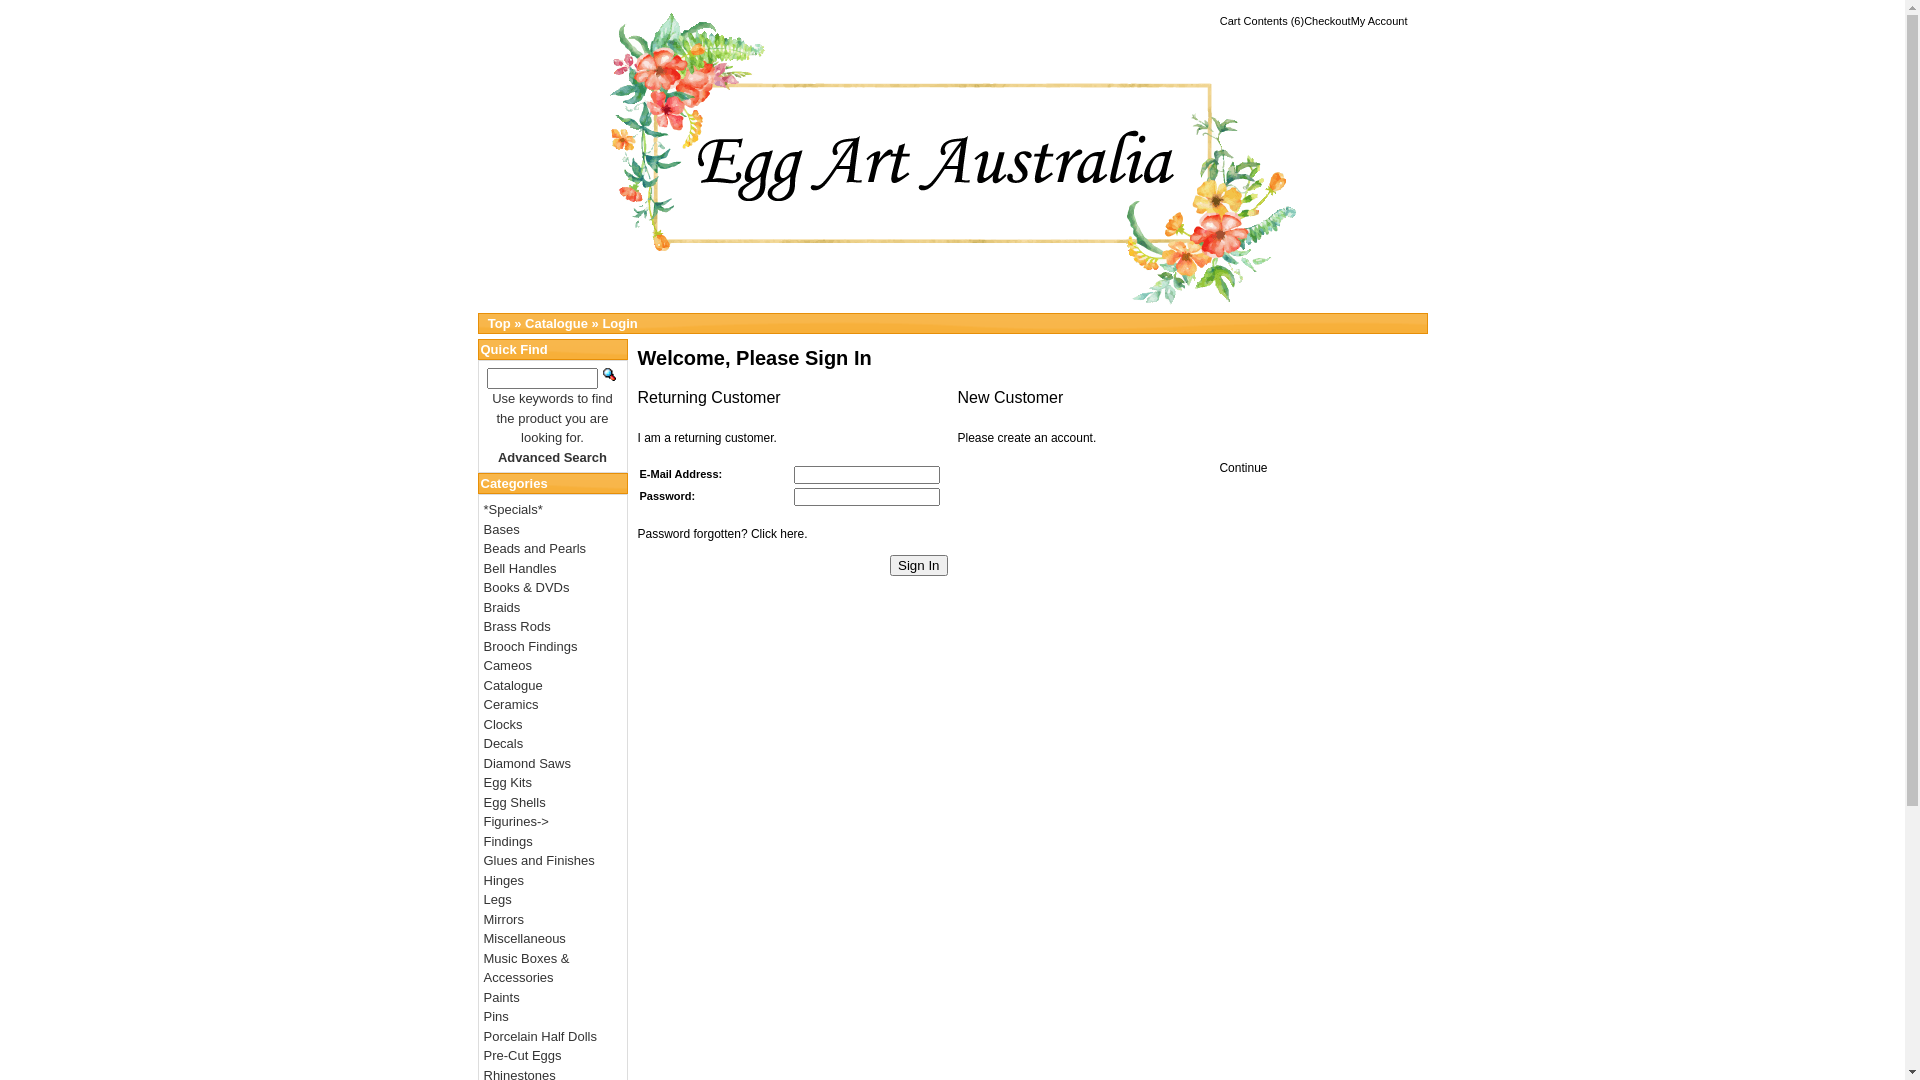 This screenshot has width=1920, height=1080. I want to click on 'Decals', so click(504, 743).